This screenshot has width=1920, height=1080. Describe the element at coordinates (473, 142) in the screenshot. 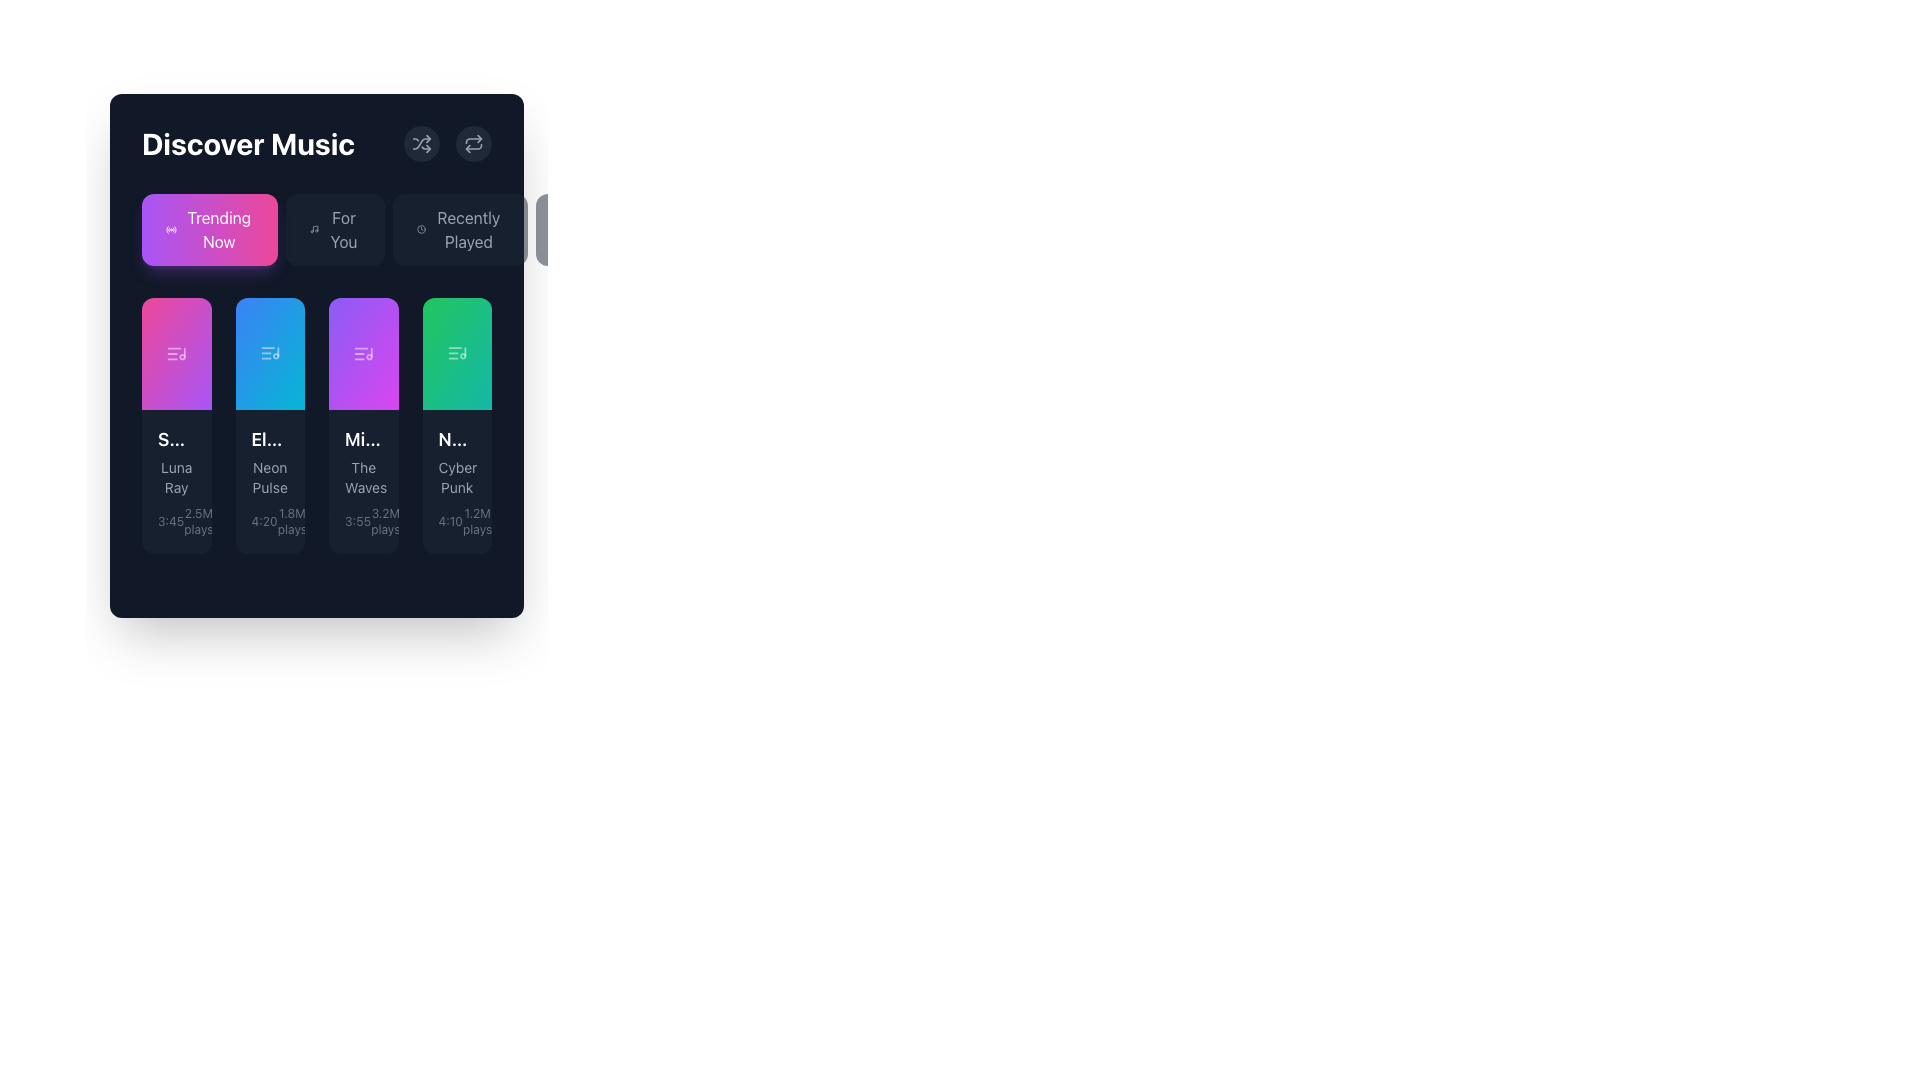

I see `the repeat function button, which features a minimalistic icon of two curved arrows forming a loop, located in the top-right corner of the music discovery interface` at that location.